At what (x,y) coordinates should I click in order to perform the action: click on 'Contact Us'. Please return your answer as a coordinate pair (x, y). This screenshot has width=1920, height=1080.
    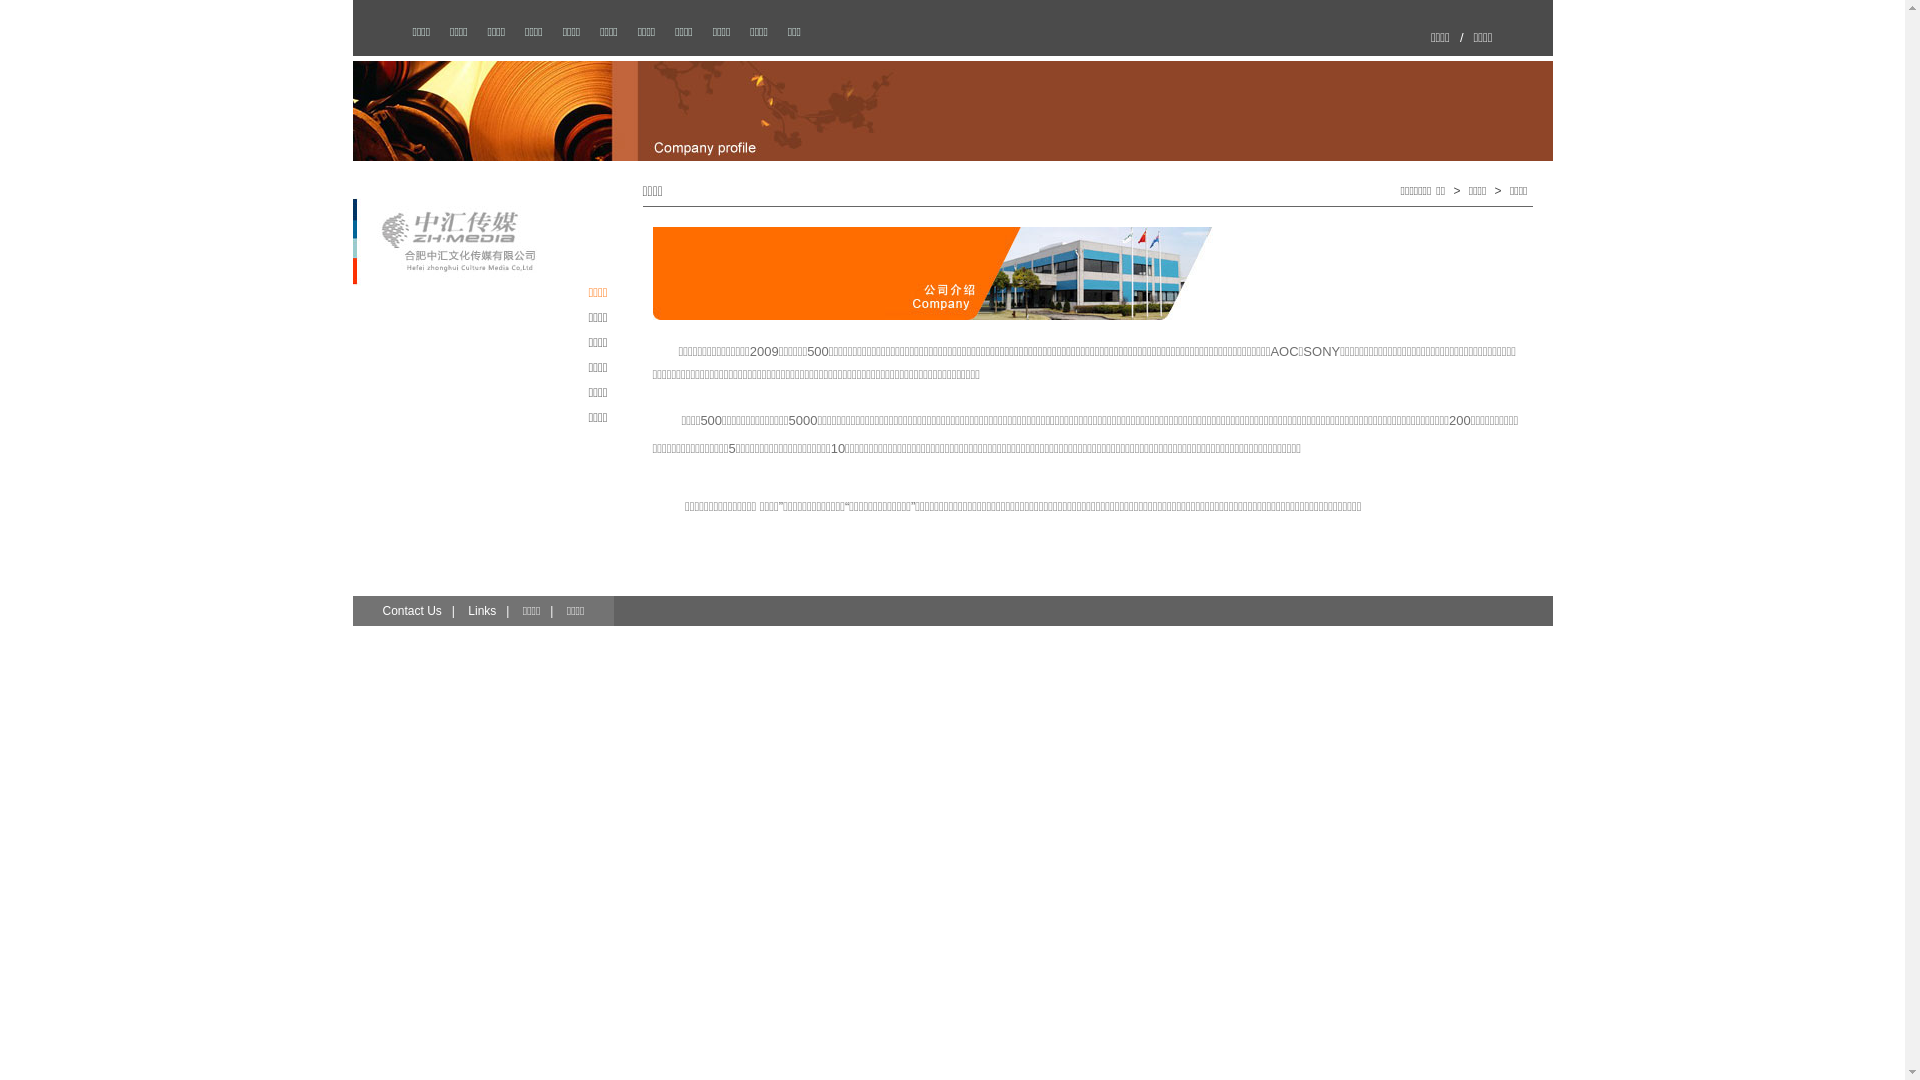
    Looking at the image, I should click on (410, 609).